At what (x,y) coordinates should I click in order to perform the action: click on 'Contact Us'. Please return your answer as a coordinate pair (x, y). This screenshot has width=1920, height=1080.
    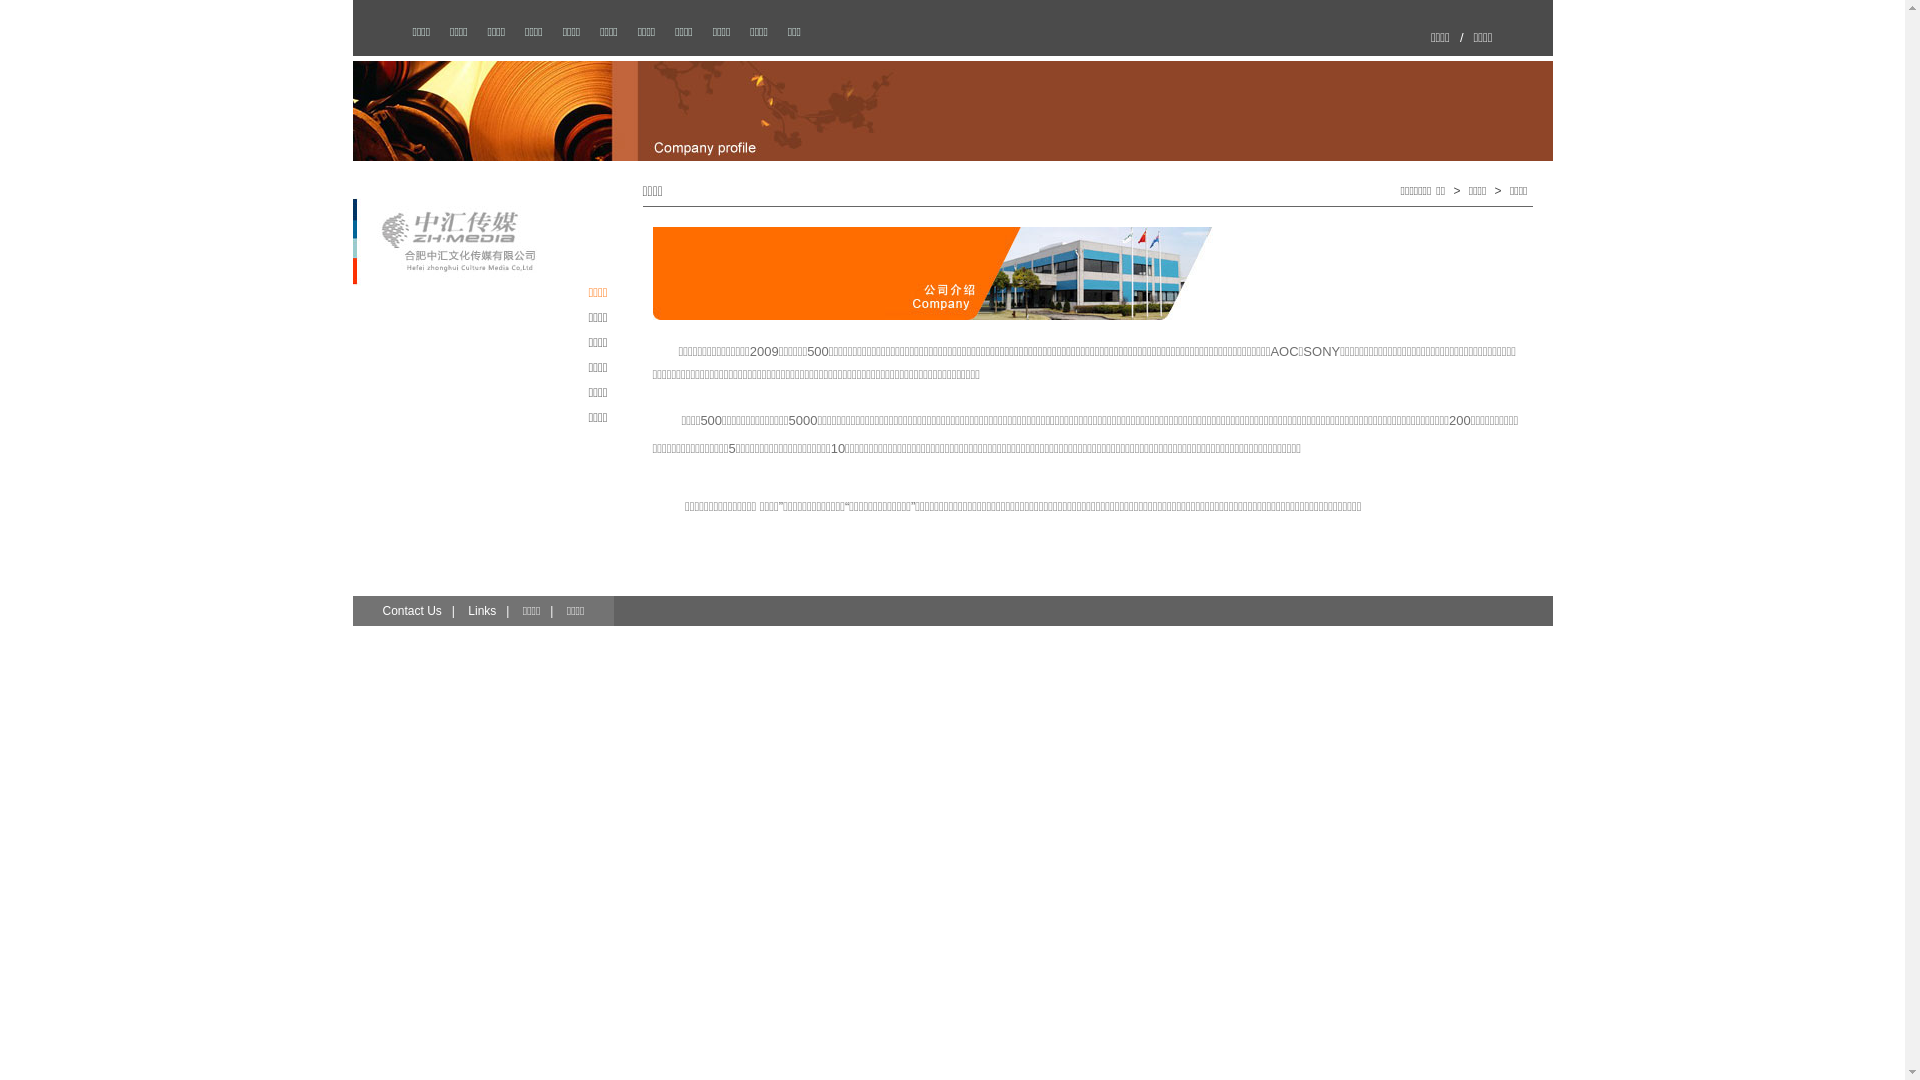
    Looking at the image, I should click on (410, 609).